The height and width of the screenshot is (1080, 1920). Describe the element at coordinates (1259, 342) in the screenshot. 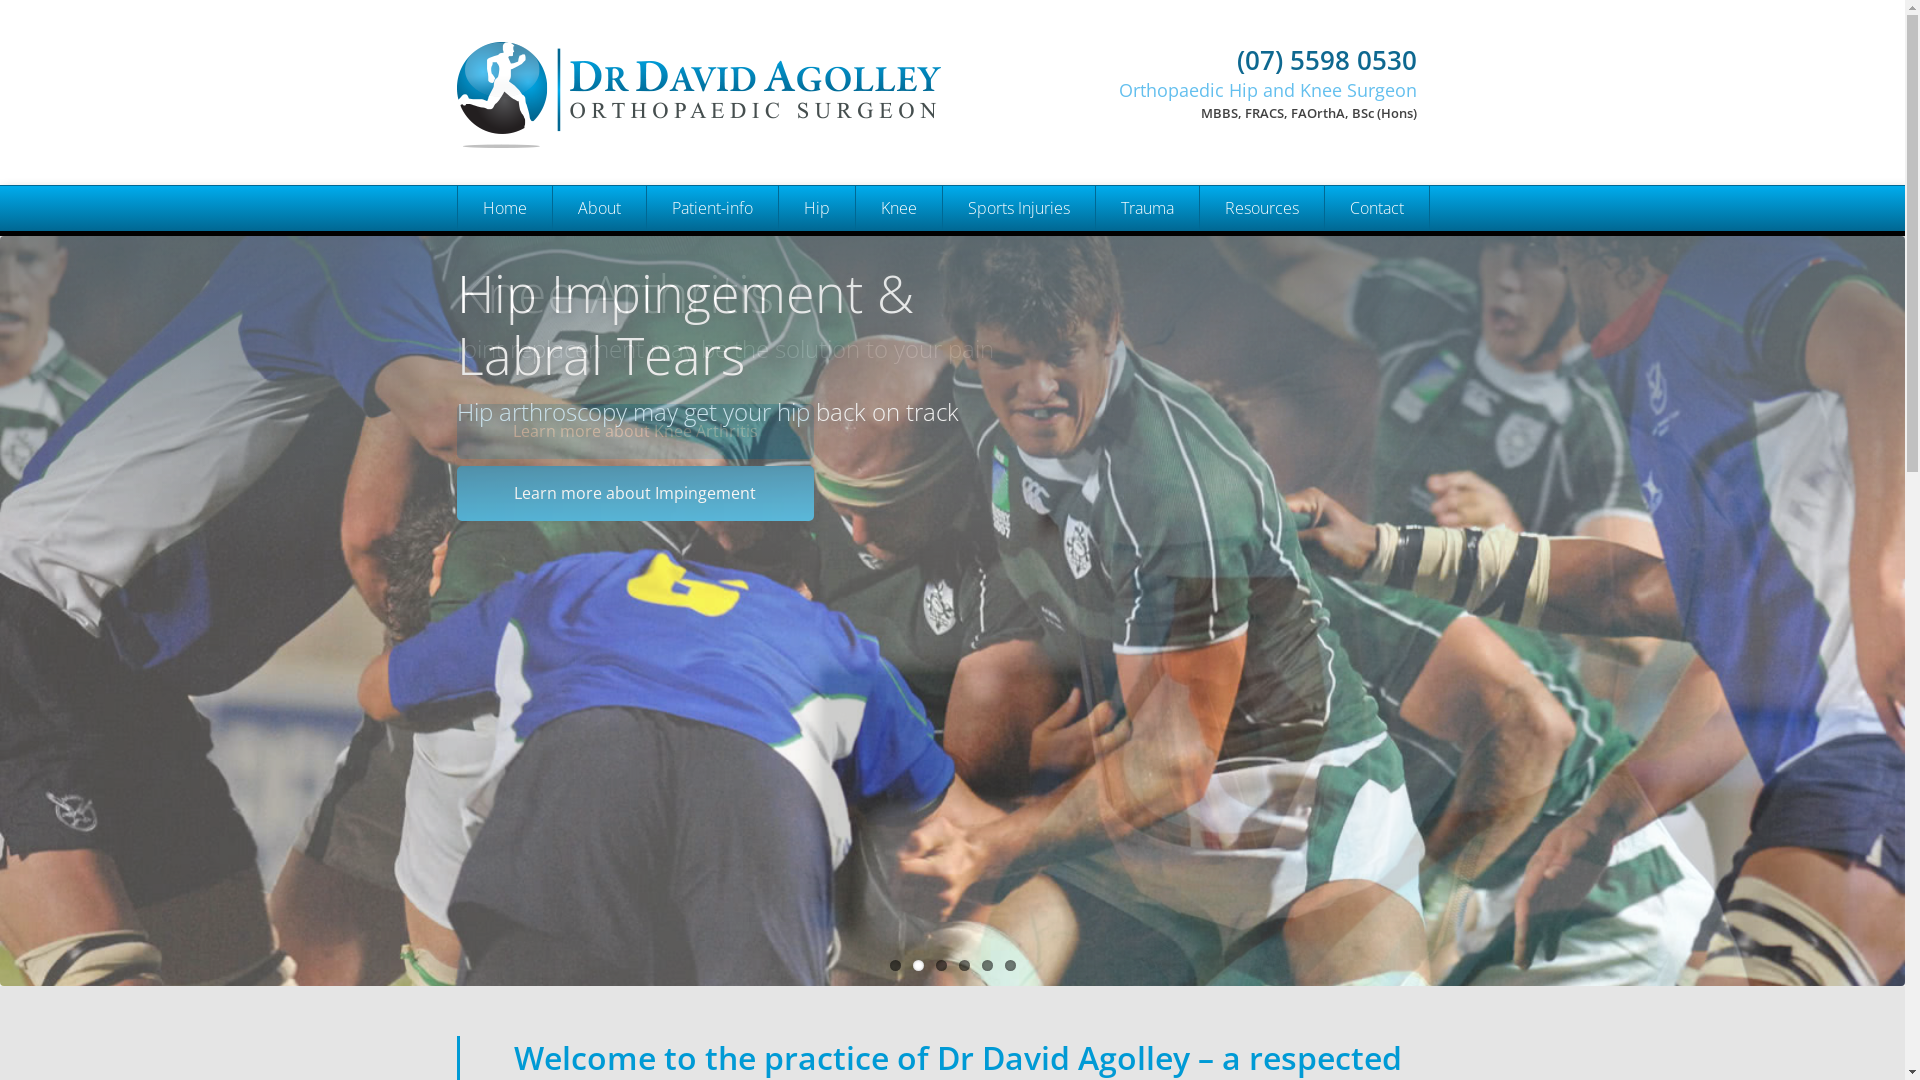

I see `'Videos'` at that location.